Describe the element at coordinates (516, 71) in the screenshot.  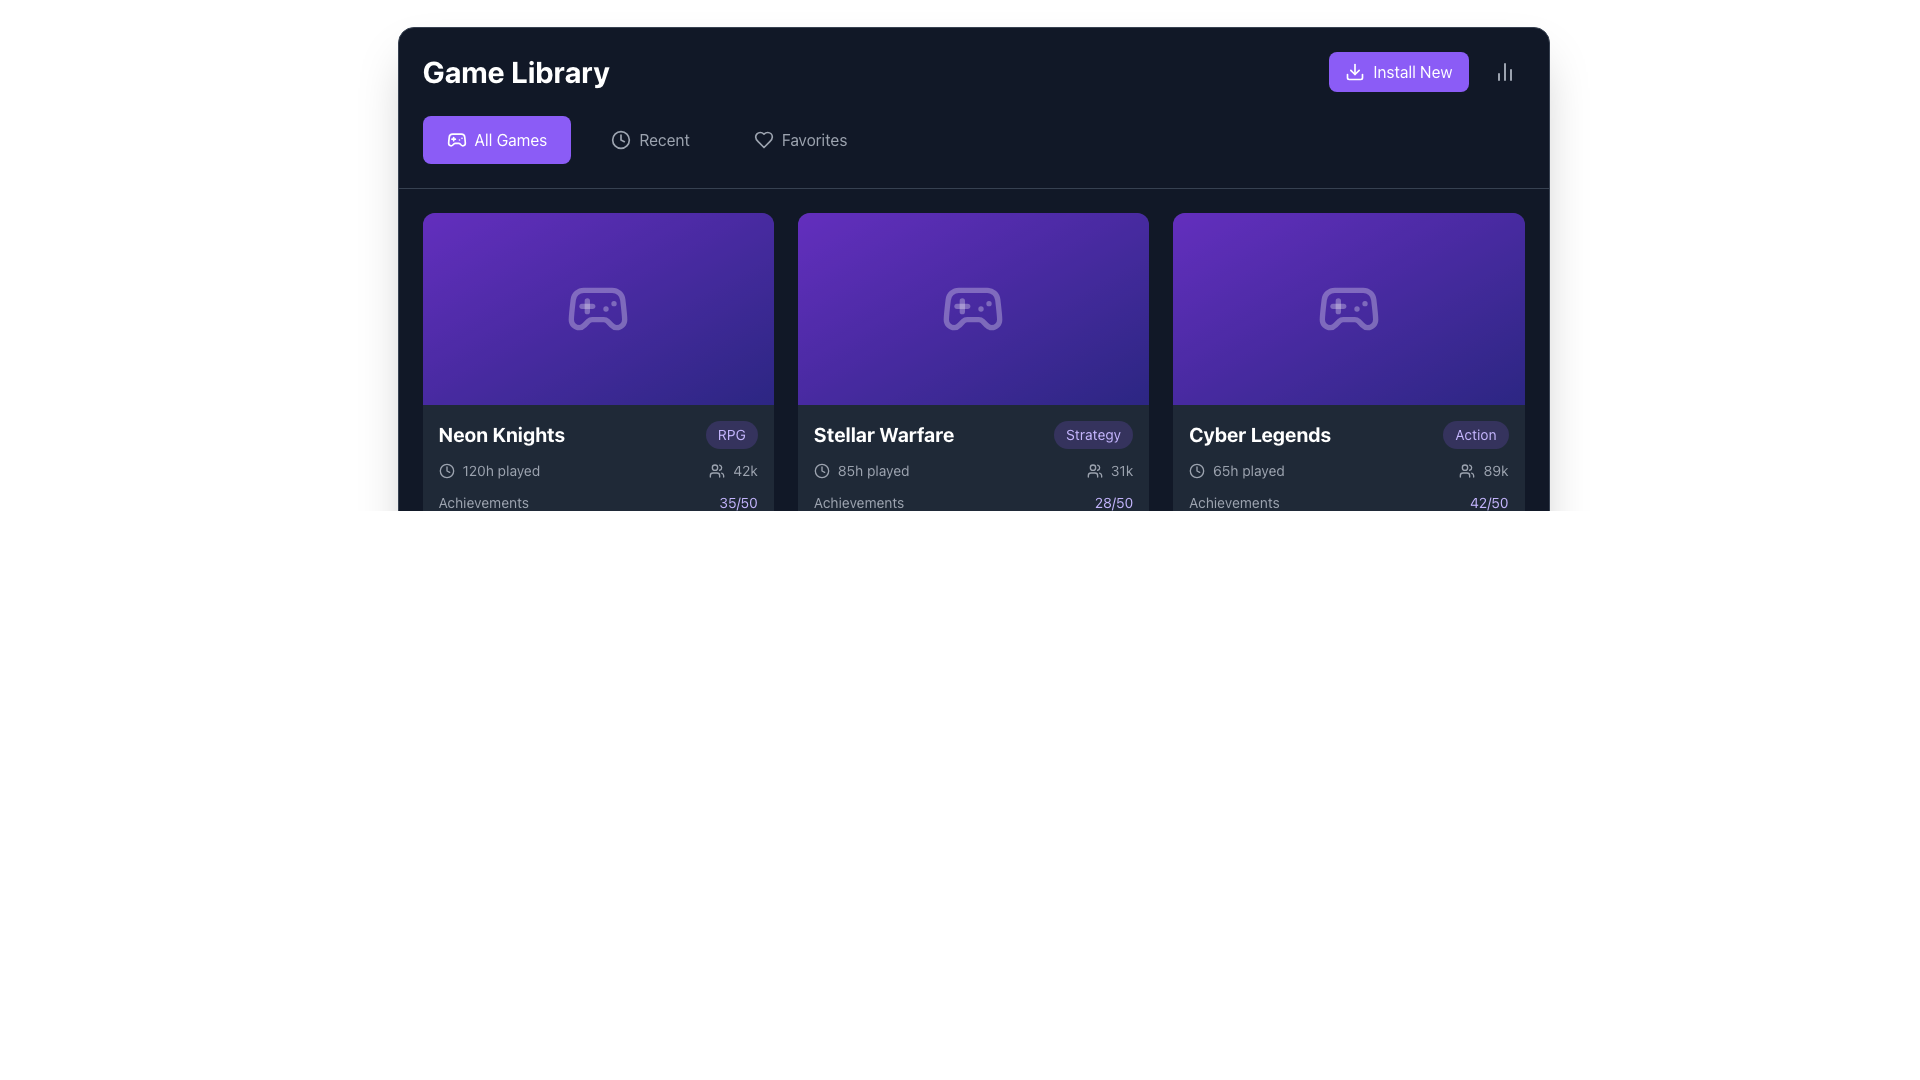
I see `the Header or Title Text, which serves as a prominent title indicating the section name, located near the top of the interface and aligned to the far left horizontally` at that location.